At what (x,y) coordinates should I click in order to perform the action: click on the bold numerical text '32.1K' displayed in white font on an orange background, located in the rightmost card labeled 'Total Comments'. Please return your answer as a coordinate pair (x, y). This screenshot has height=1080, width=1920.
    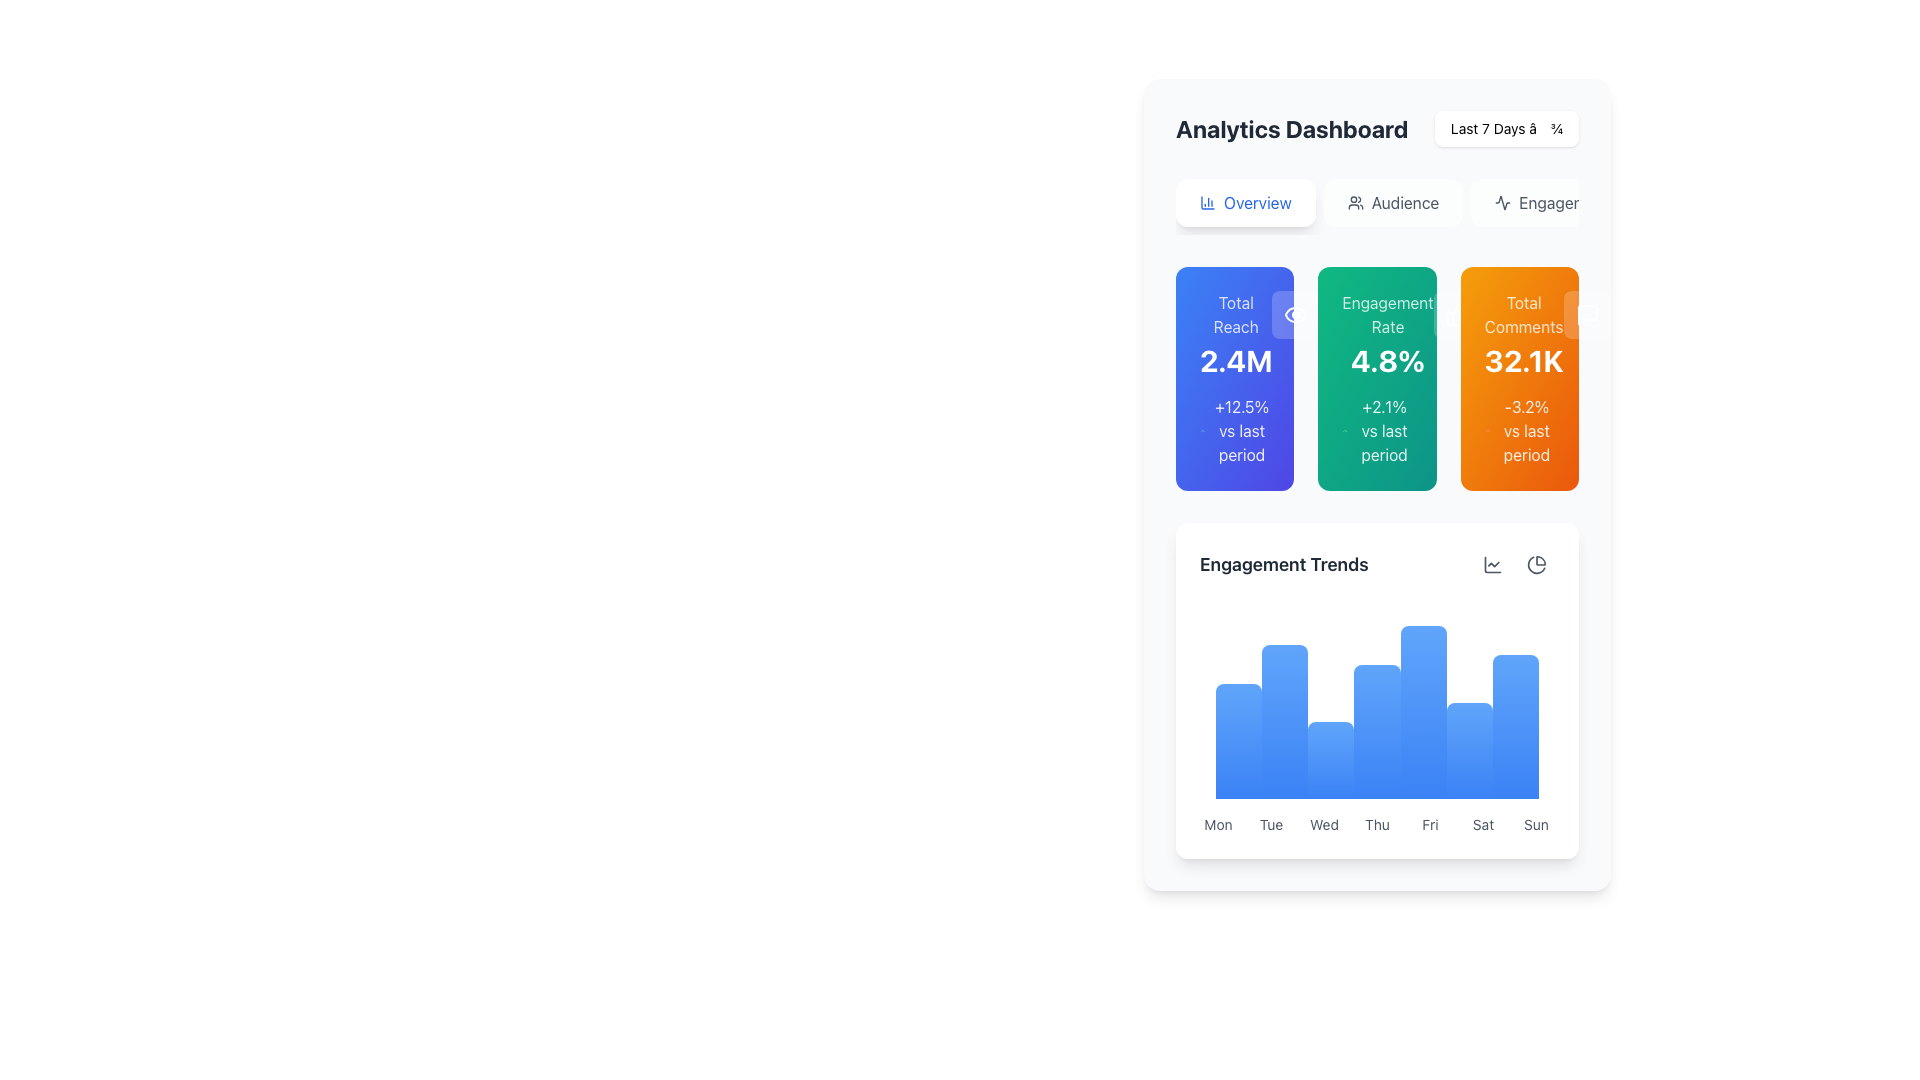
    Looking at the image, I should click on (1523, 361).